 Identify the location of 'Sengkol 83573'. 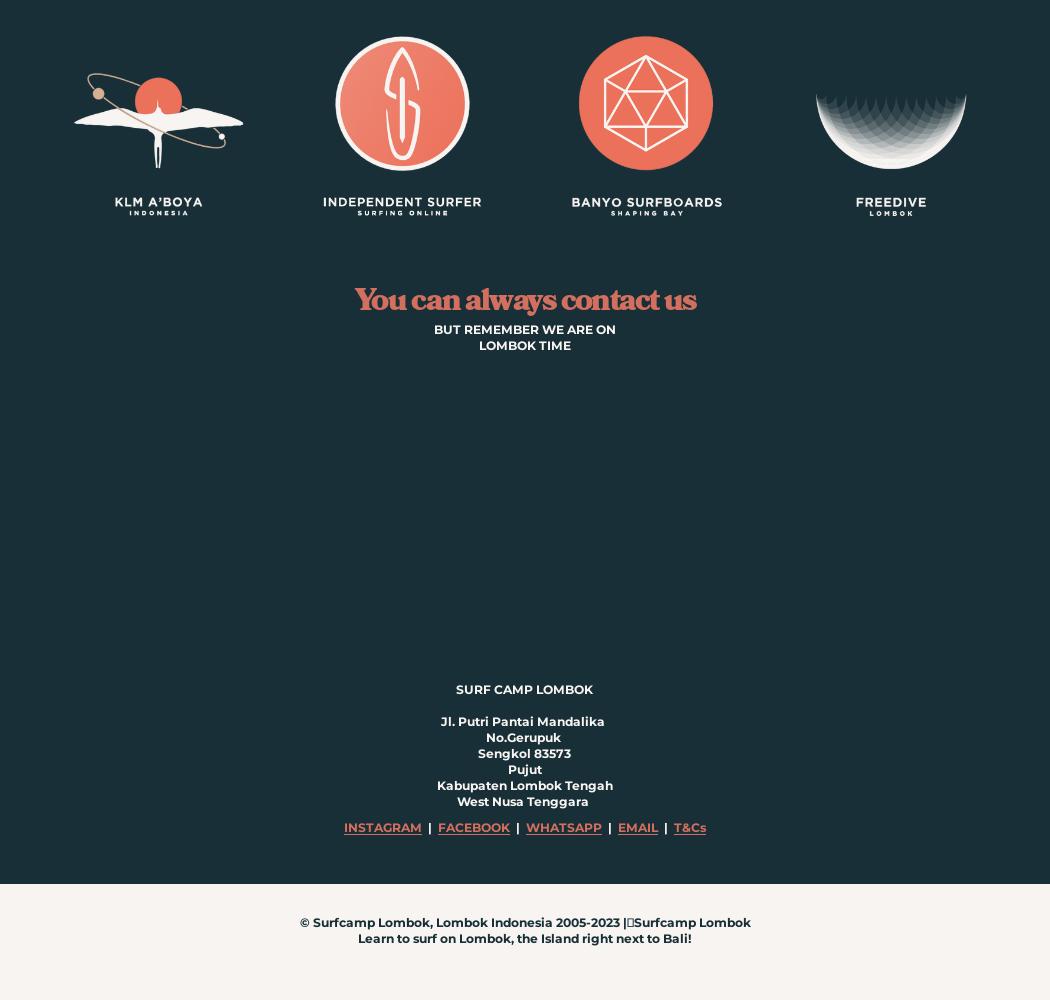
(523, 752).